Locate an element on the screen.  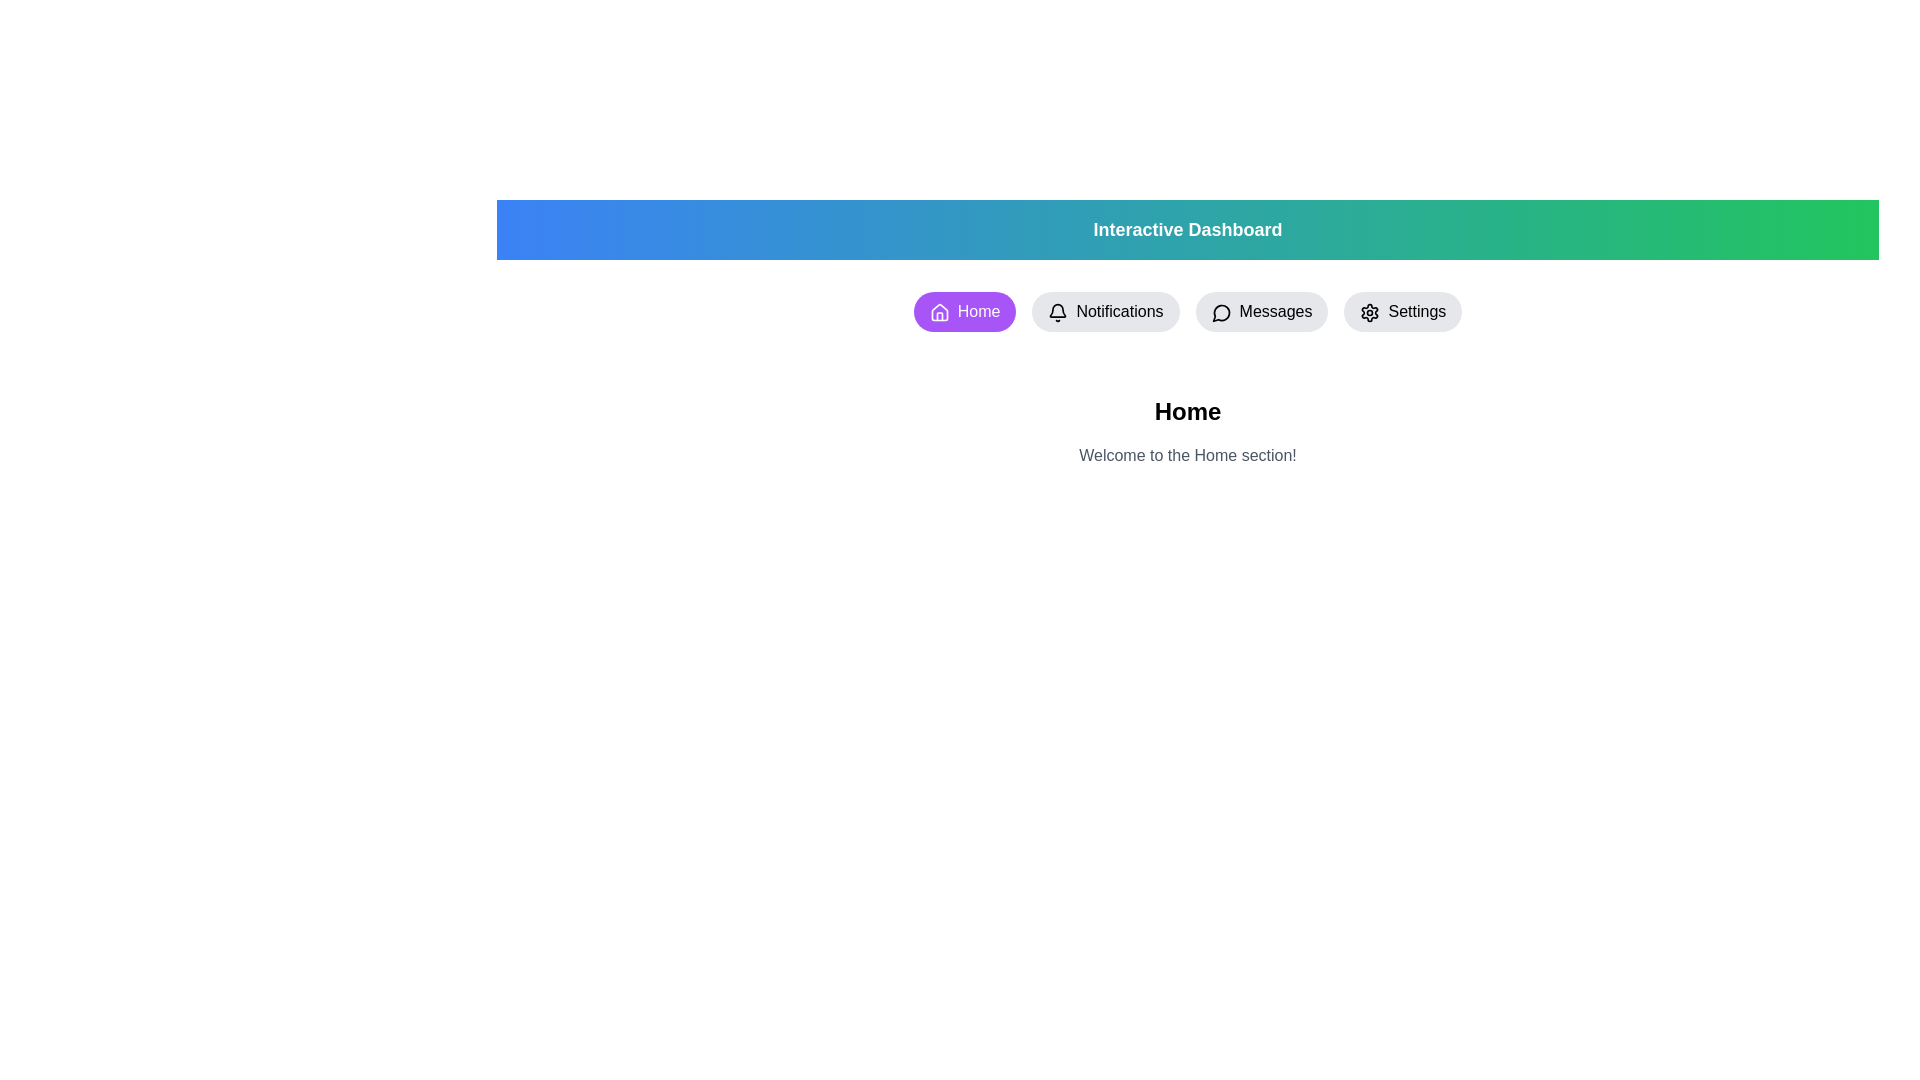
the tab labeled Notifications to view its content is located at coordinates (1104, 312).